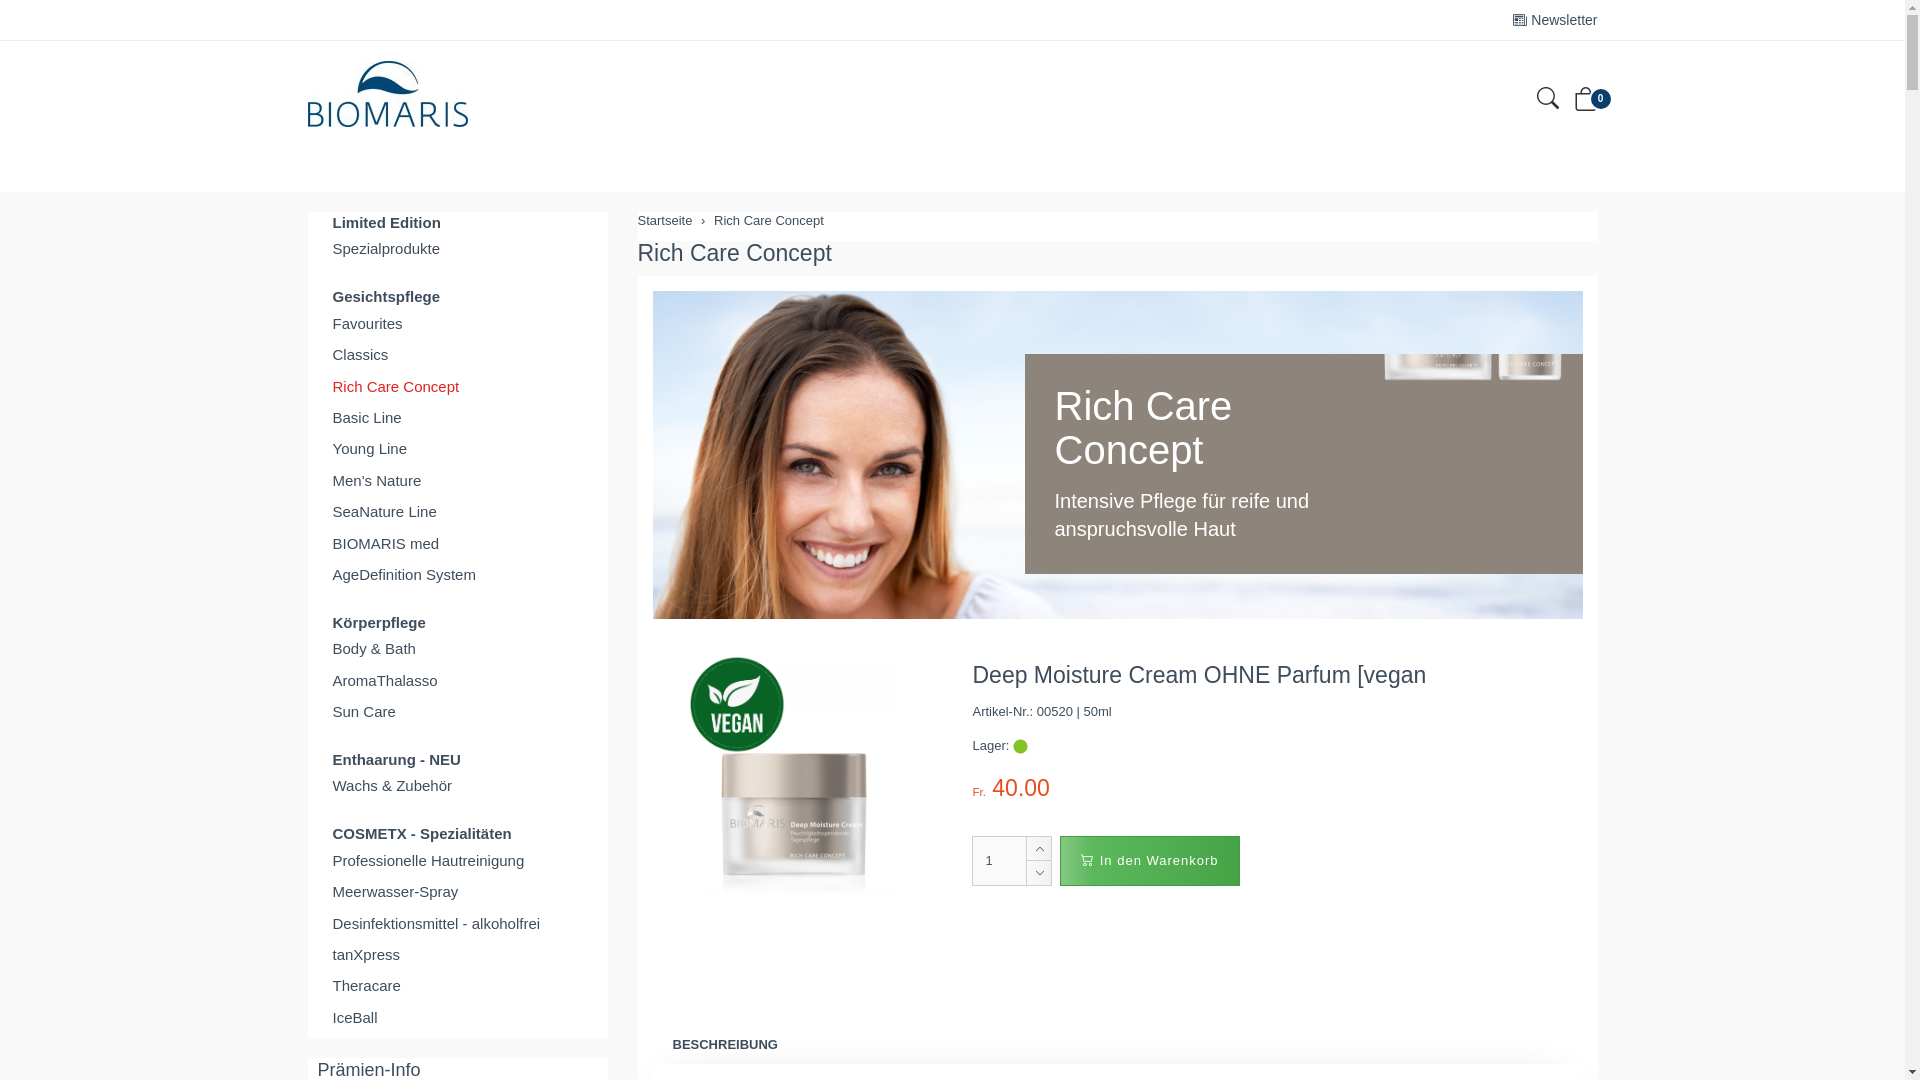 The width and height of the screenshot is (1920, 1080). Describe the element at coordinates (456, 247) in the screenshot. I see `'Spezialprodukte'` at that location.